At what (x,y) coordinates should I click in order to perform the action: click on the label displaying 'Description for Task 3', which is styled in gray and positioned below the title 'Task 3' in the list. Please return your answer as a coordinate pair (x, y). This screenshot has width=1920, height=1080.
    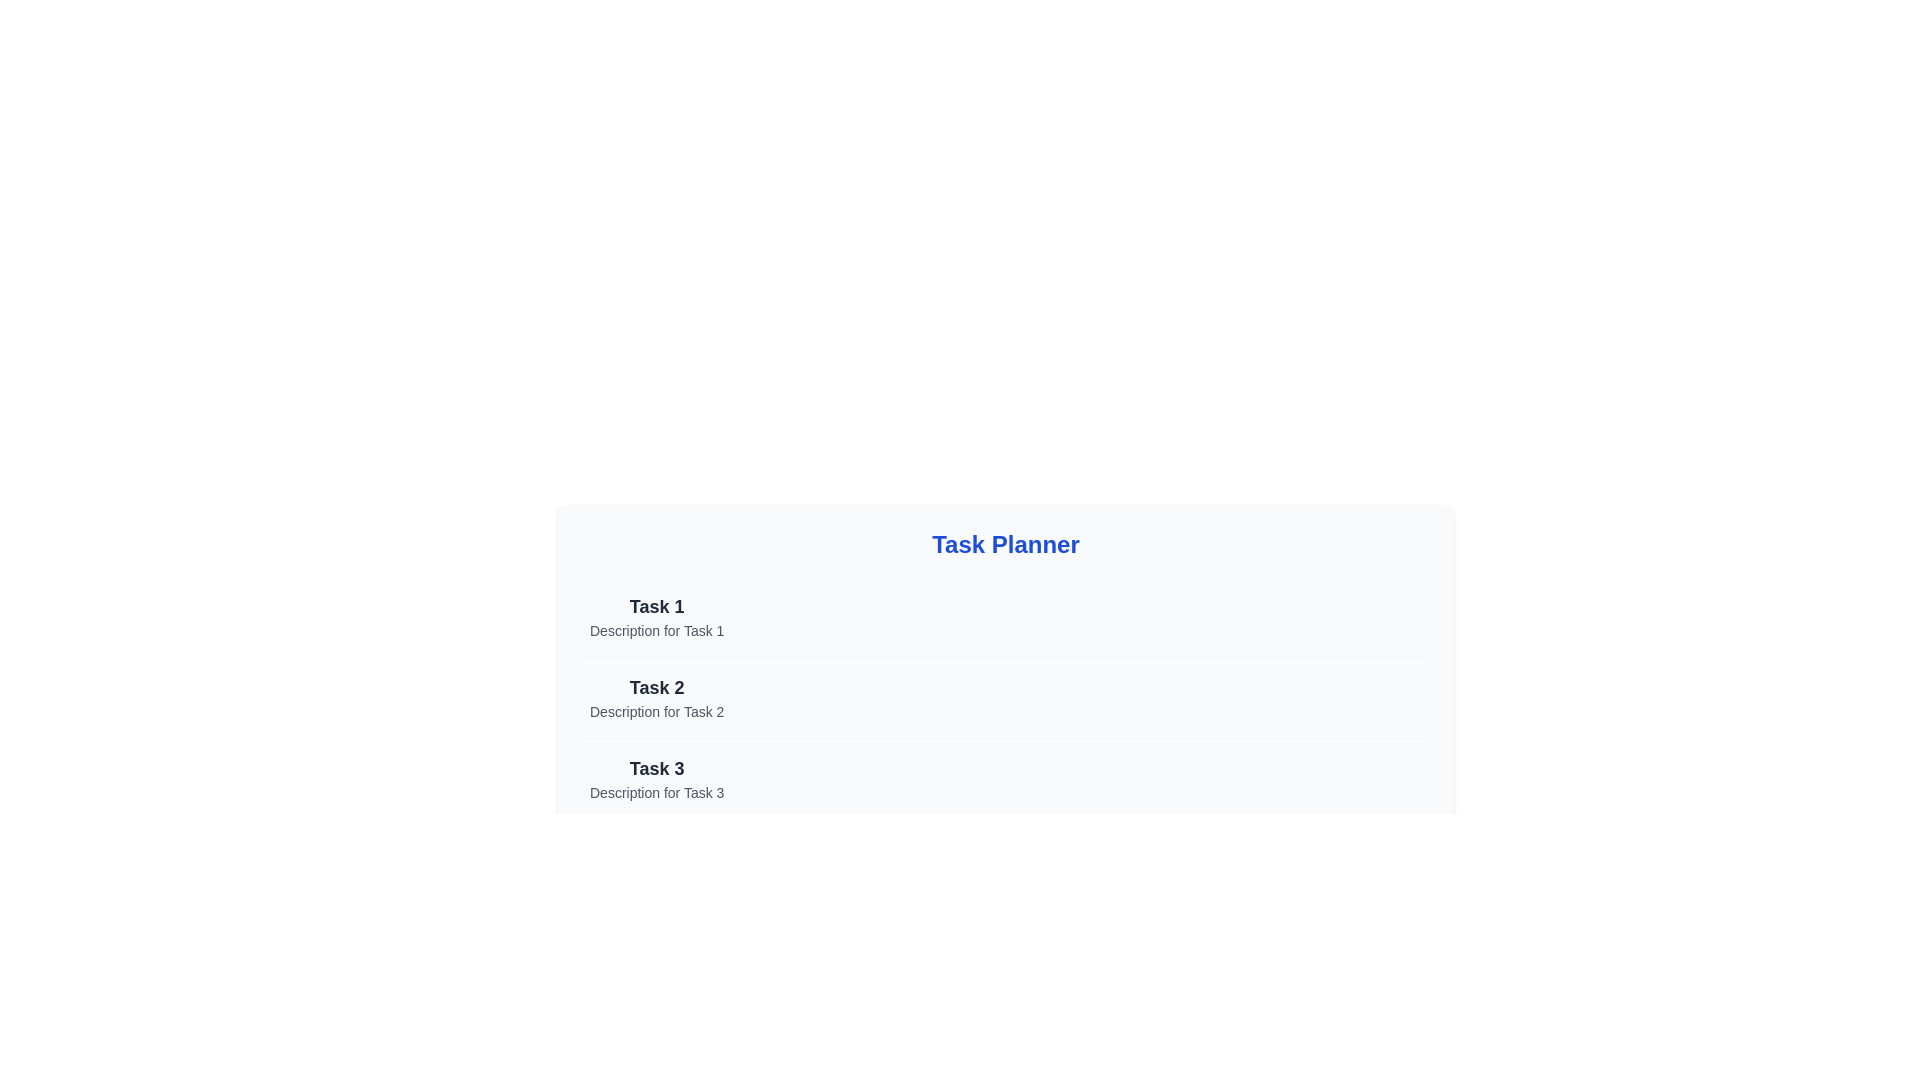
    Looking at the image, I should click on (657, 792).